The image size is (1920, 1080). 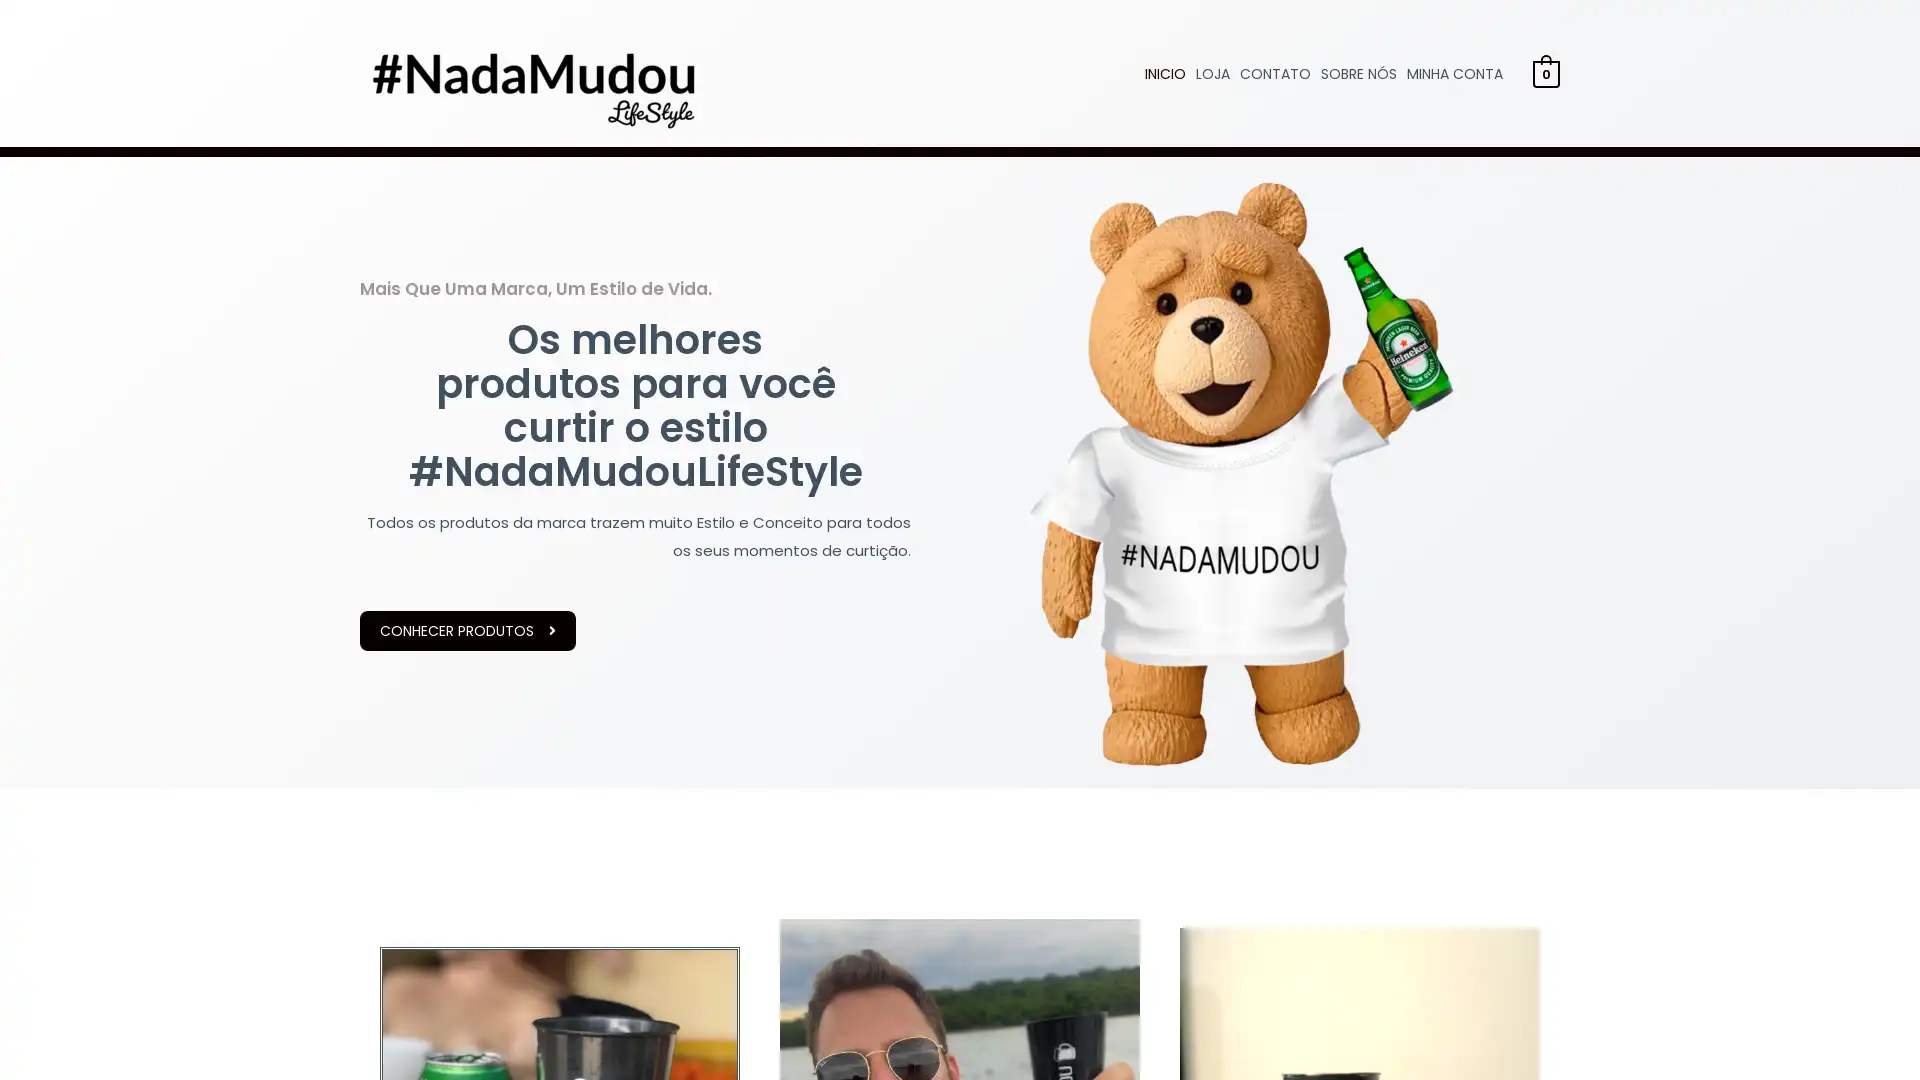 What do you see at coordinates (466, 631) in the screenshot?
I see `CONHECER PRODUTOS` at bounding box center [466, 631].